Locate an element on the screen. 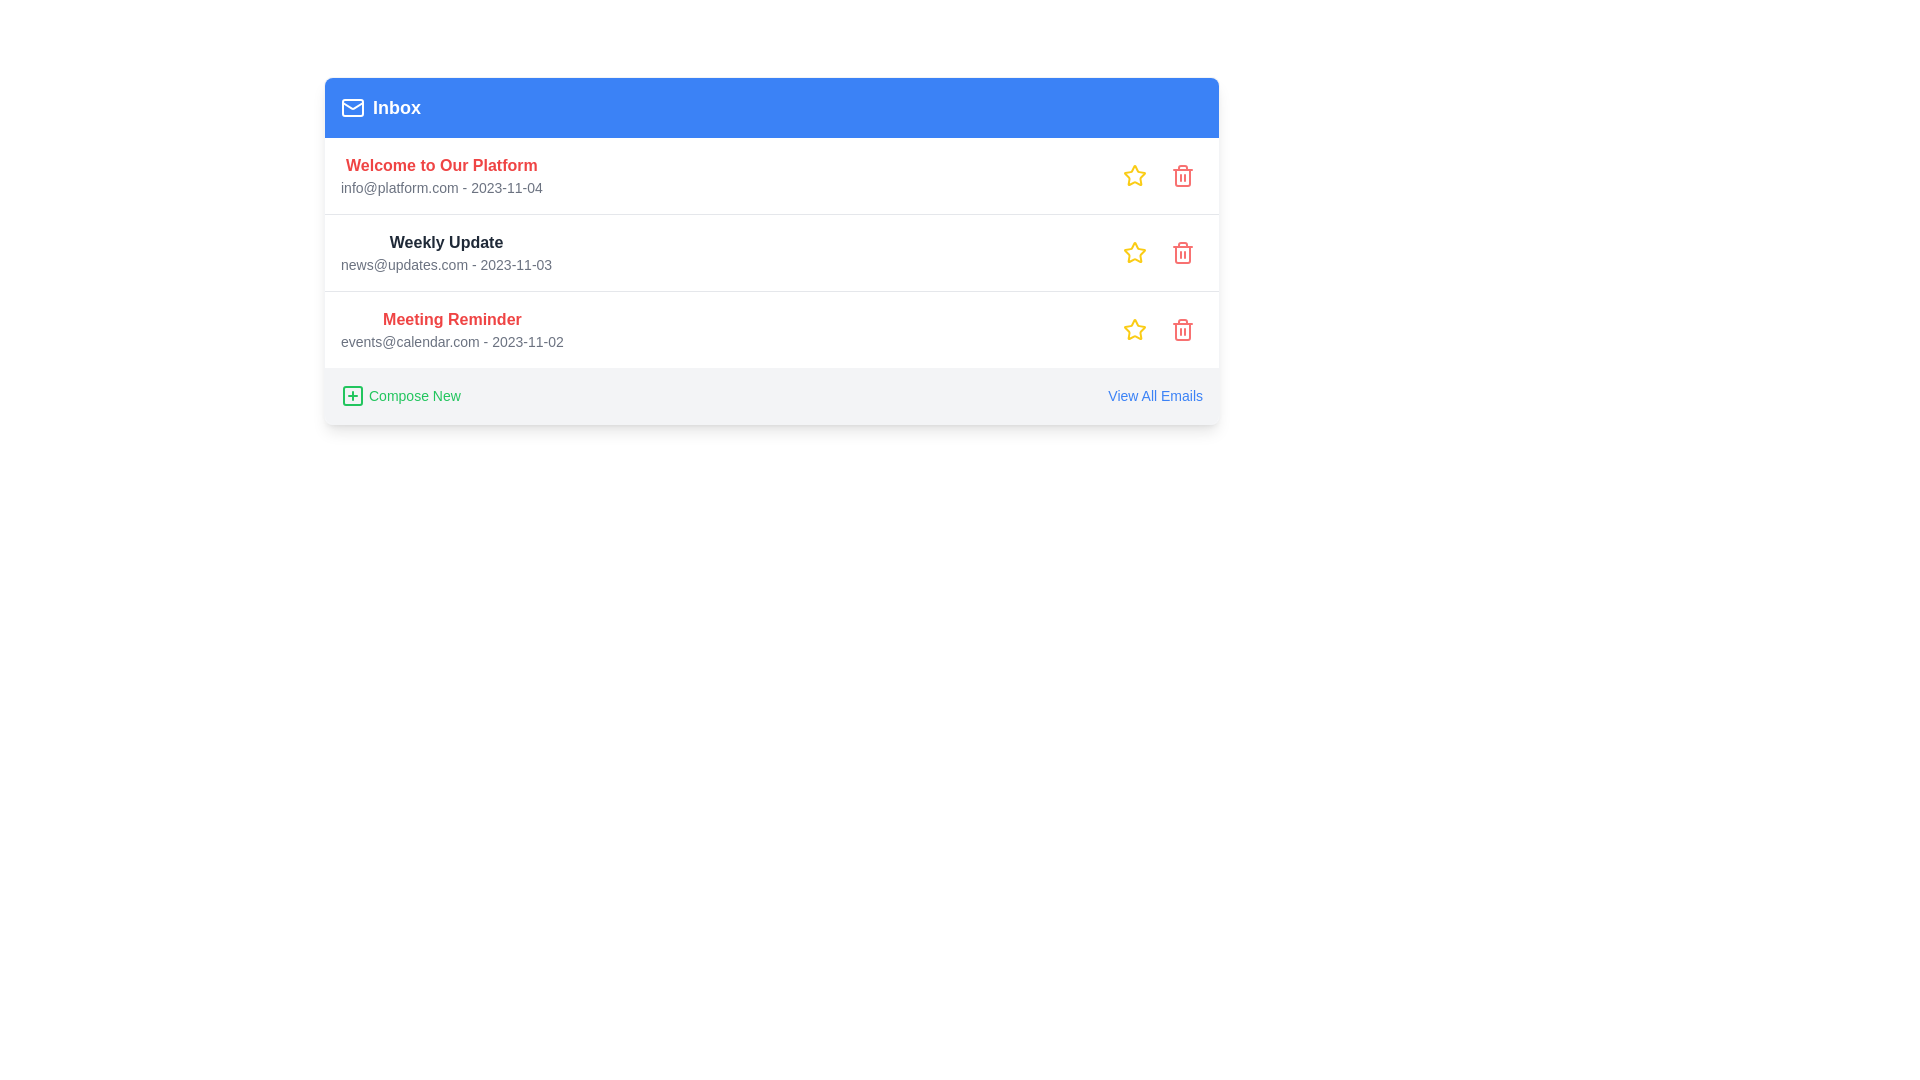  the yellow star-shaped interactive icon is located at coordinates (1134, 252).